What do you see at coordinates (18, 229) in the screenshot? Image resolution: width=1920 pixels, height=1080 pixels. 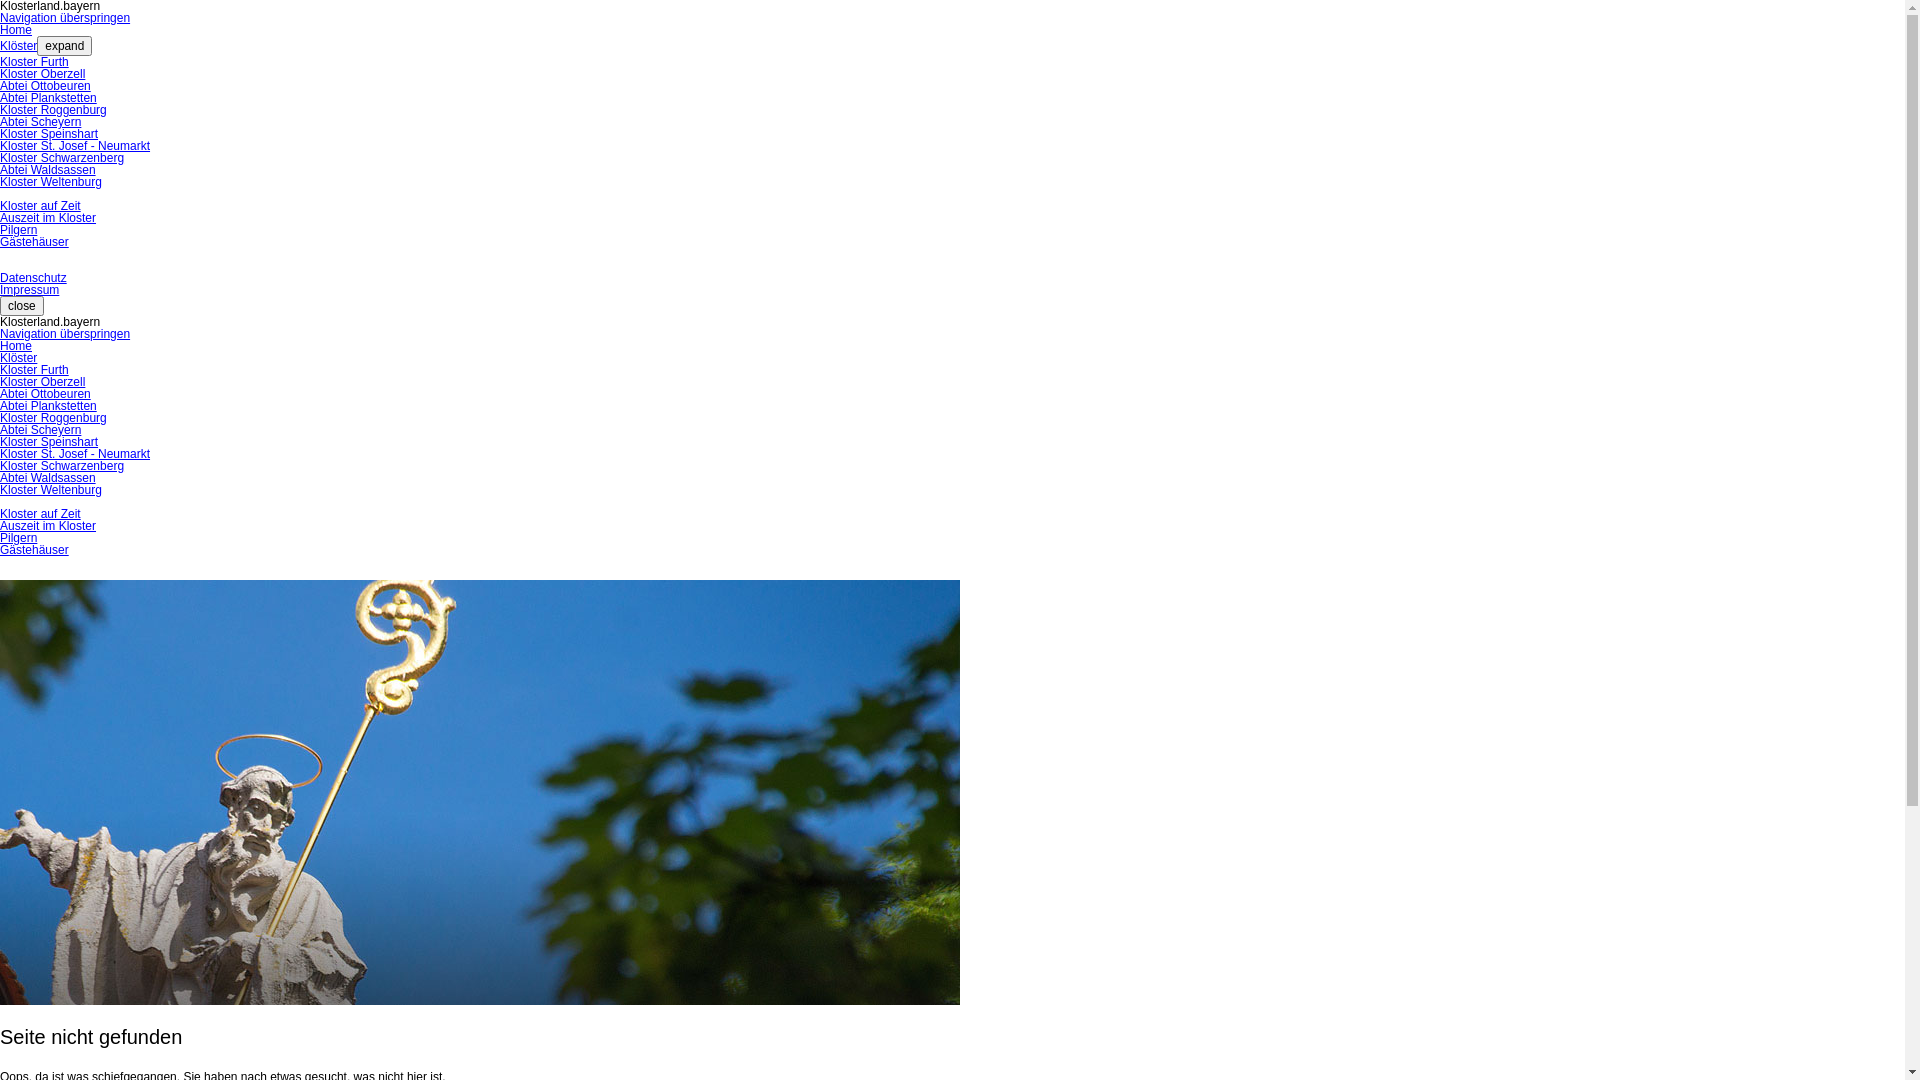 I see `'Pilgern'` at bounding box center [18, 229].